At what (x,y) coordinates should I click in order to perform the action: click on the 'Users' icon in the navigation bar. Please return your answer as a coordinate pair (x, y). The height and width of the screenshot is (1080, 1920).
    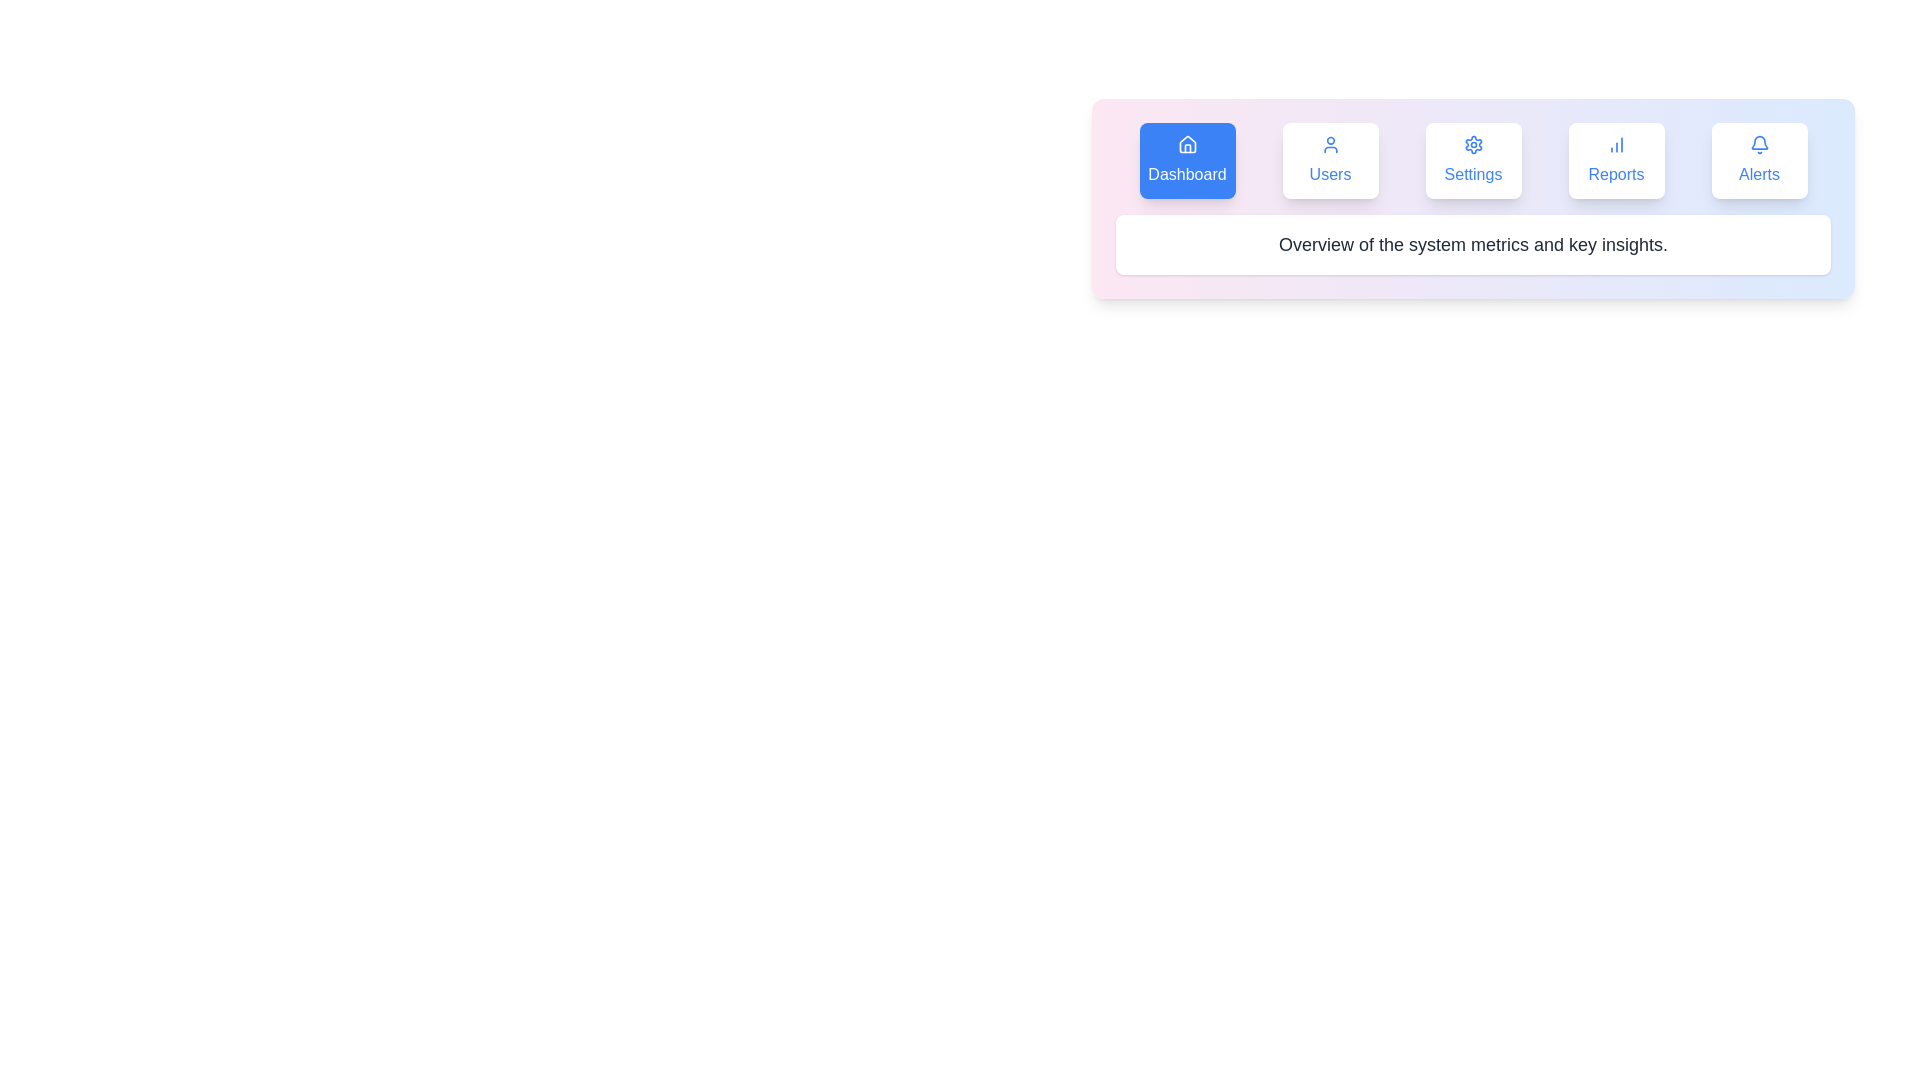
    Looking at the image, I should click on (1330, 144).